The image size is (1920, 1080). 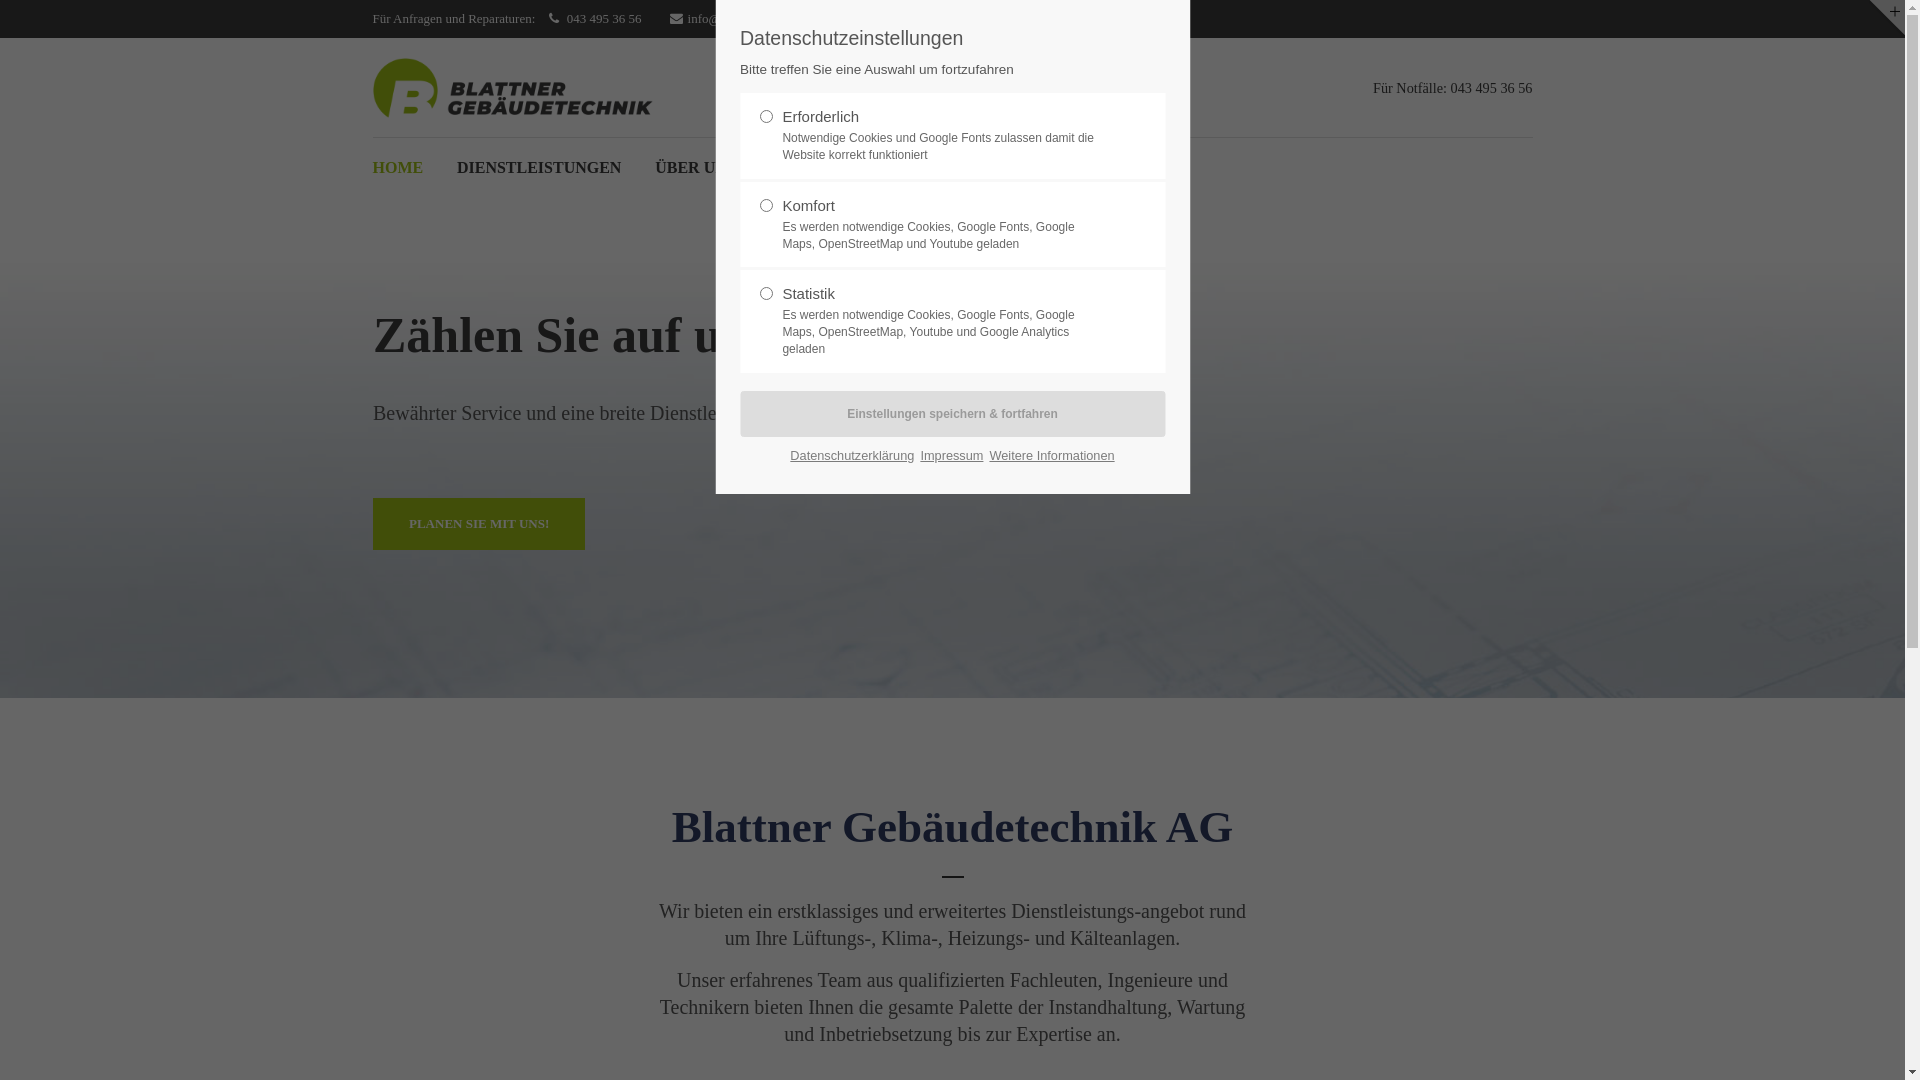 What do you see at coordinates (539, 167) in the screenshot?
I see `'DIENSTLEISTUNGEN'` at bounding box center [539, 167].